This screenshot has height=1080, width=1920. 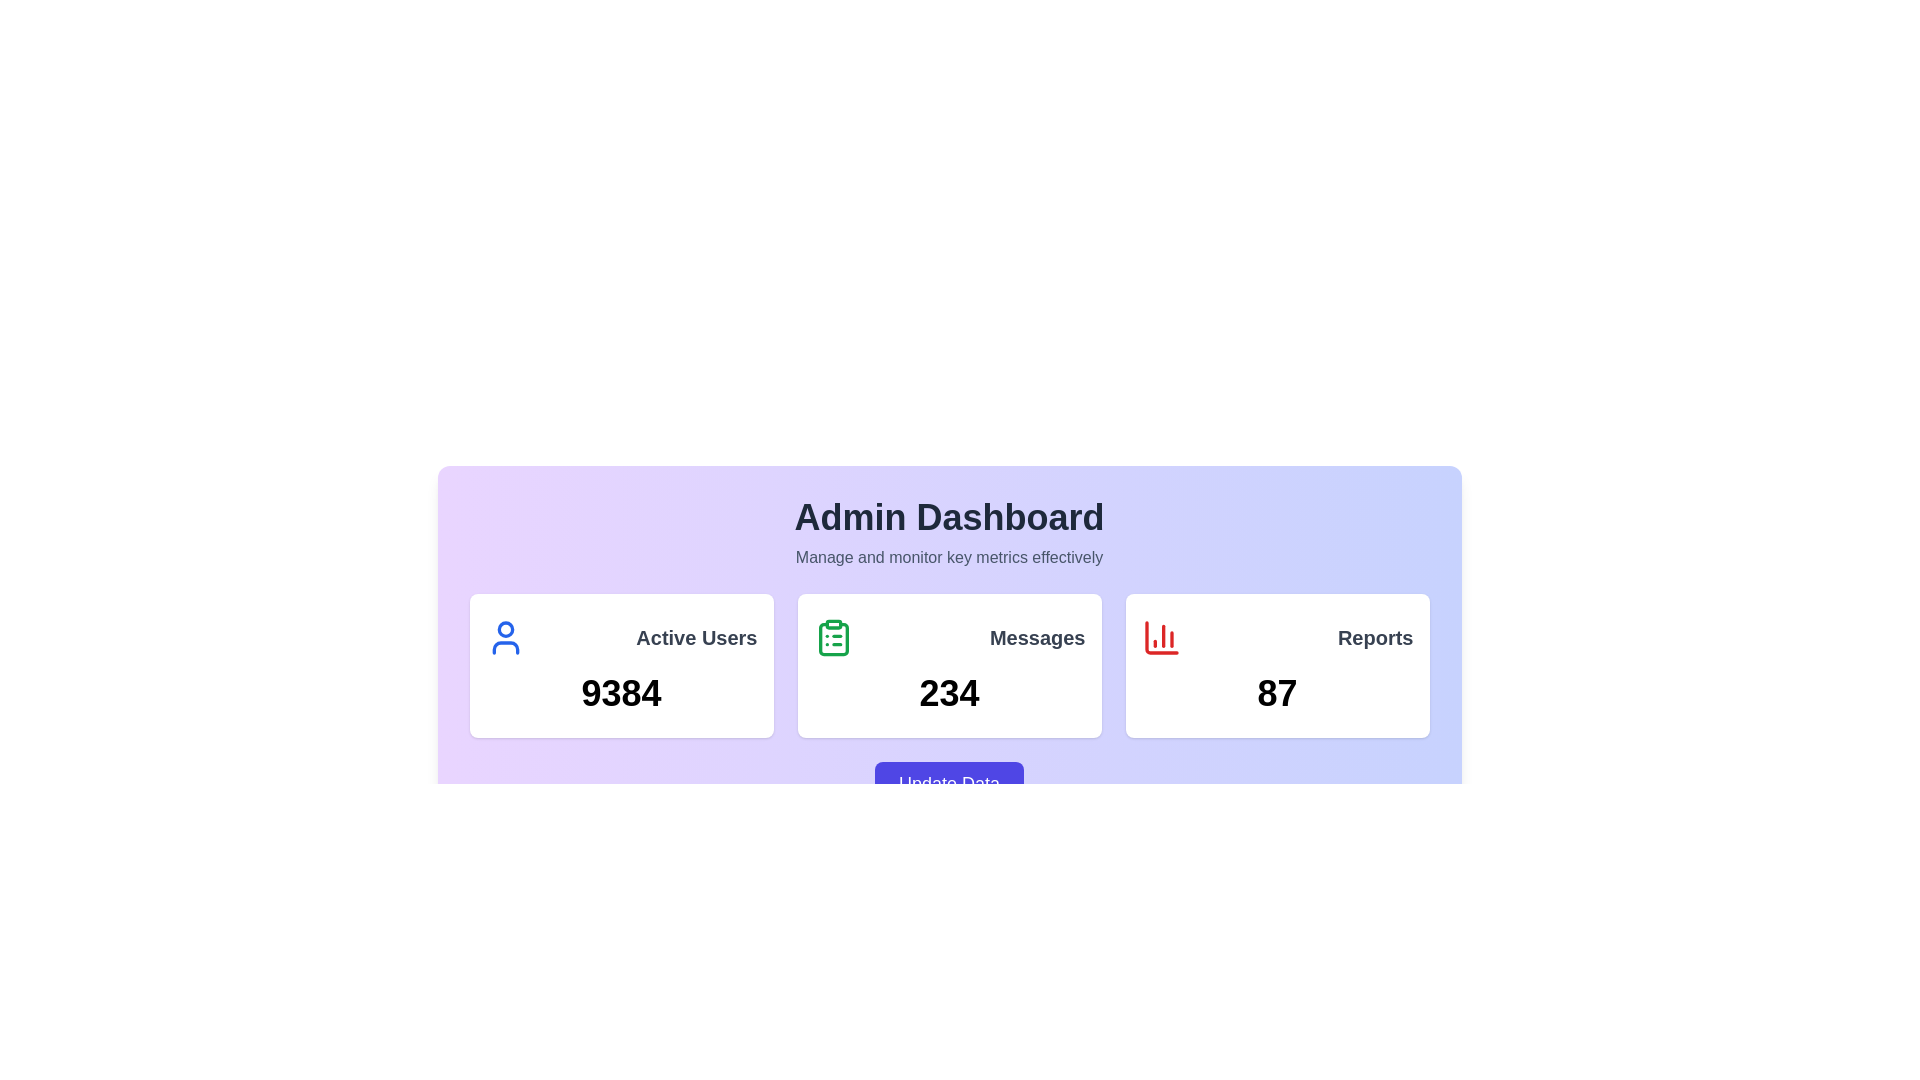 What do you see at coordinates (948, 693) in the screenshot?
I see `the text display that shows the count of messages, located centrally beneath the 'Messages' label in the second card from the left` at bounding box center [948, 693].